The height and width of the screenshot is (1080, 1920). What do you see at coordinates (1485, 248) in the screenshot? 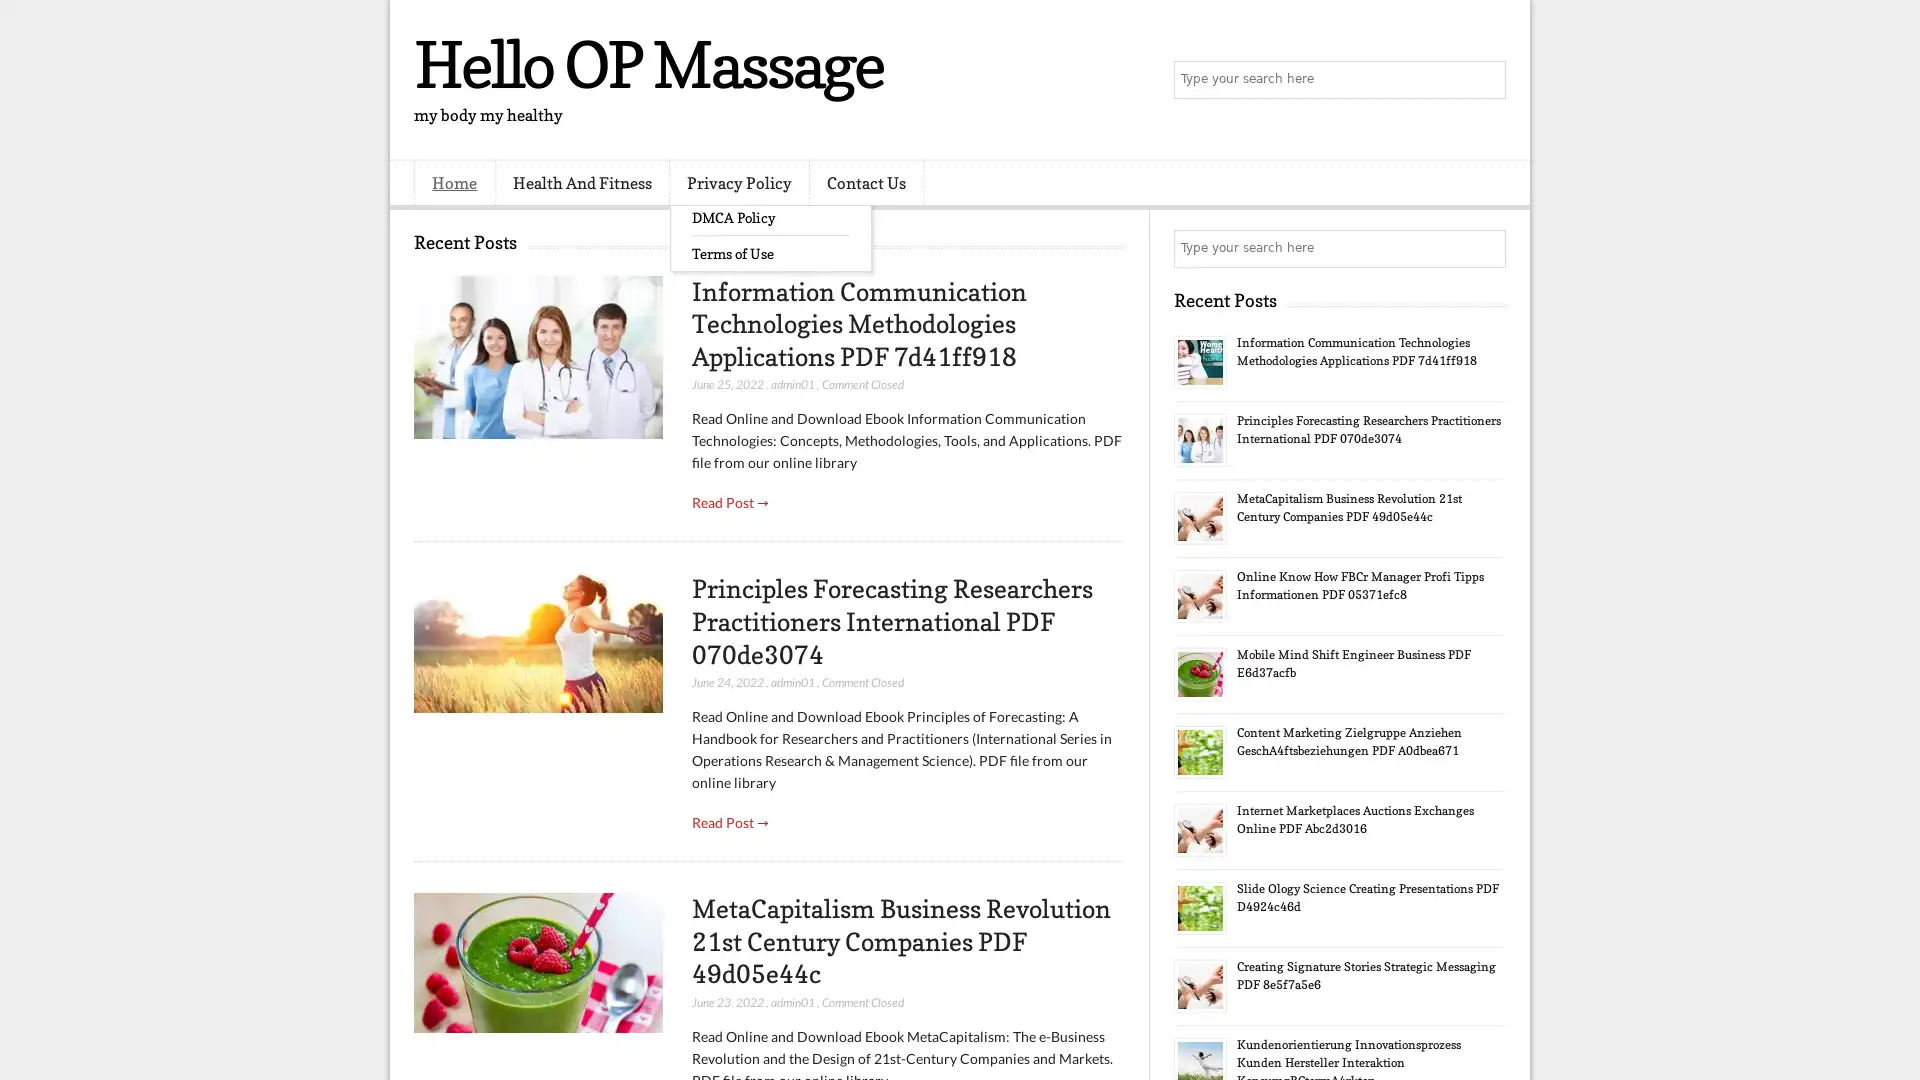
I see `Search` at bounding box center [1485, 248].